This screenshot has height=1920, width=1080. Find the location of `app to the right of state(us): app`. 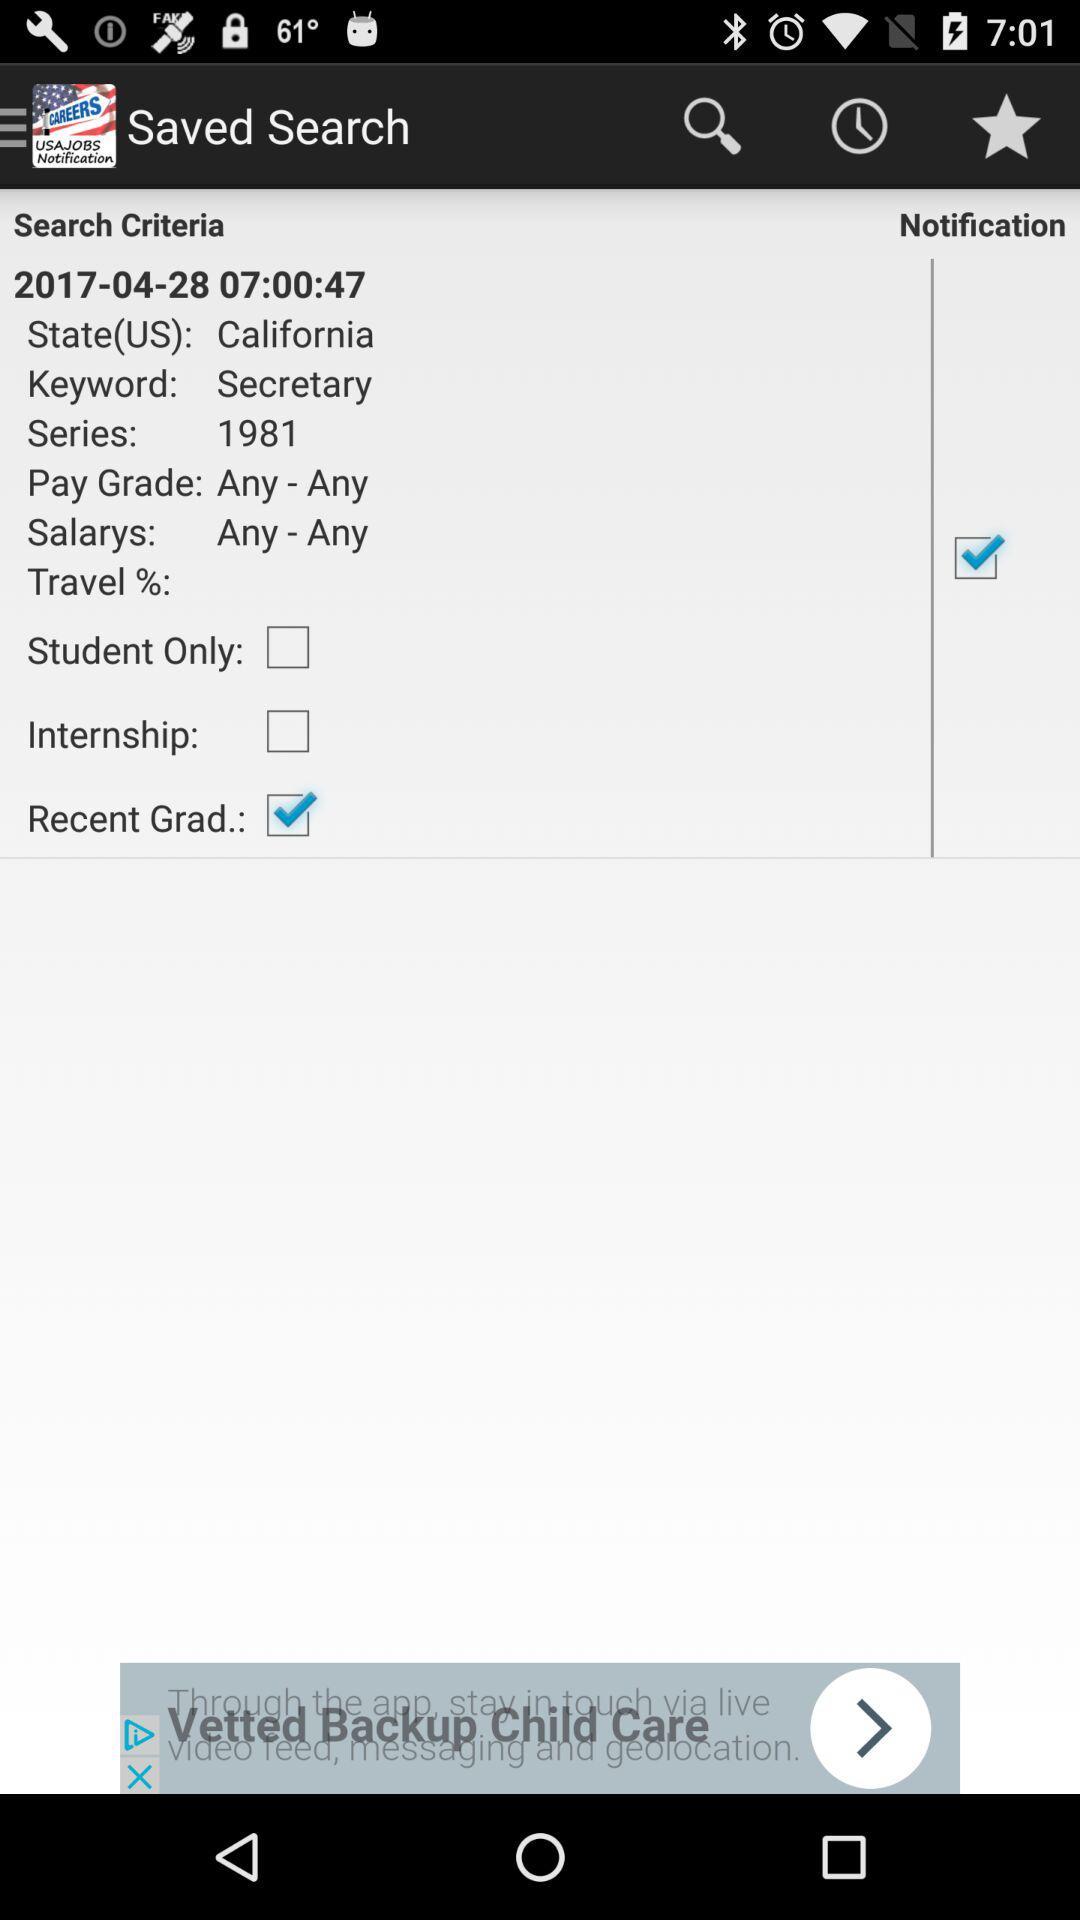

app to the right of state(us): app is located at coordinates (289, 332).